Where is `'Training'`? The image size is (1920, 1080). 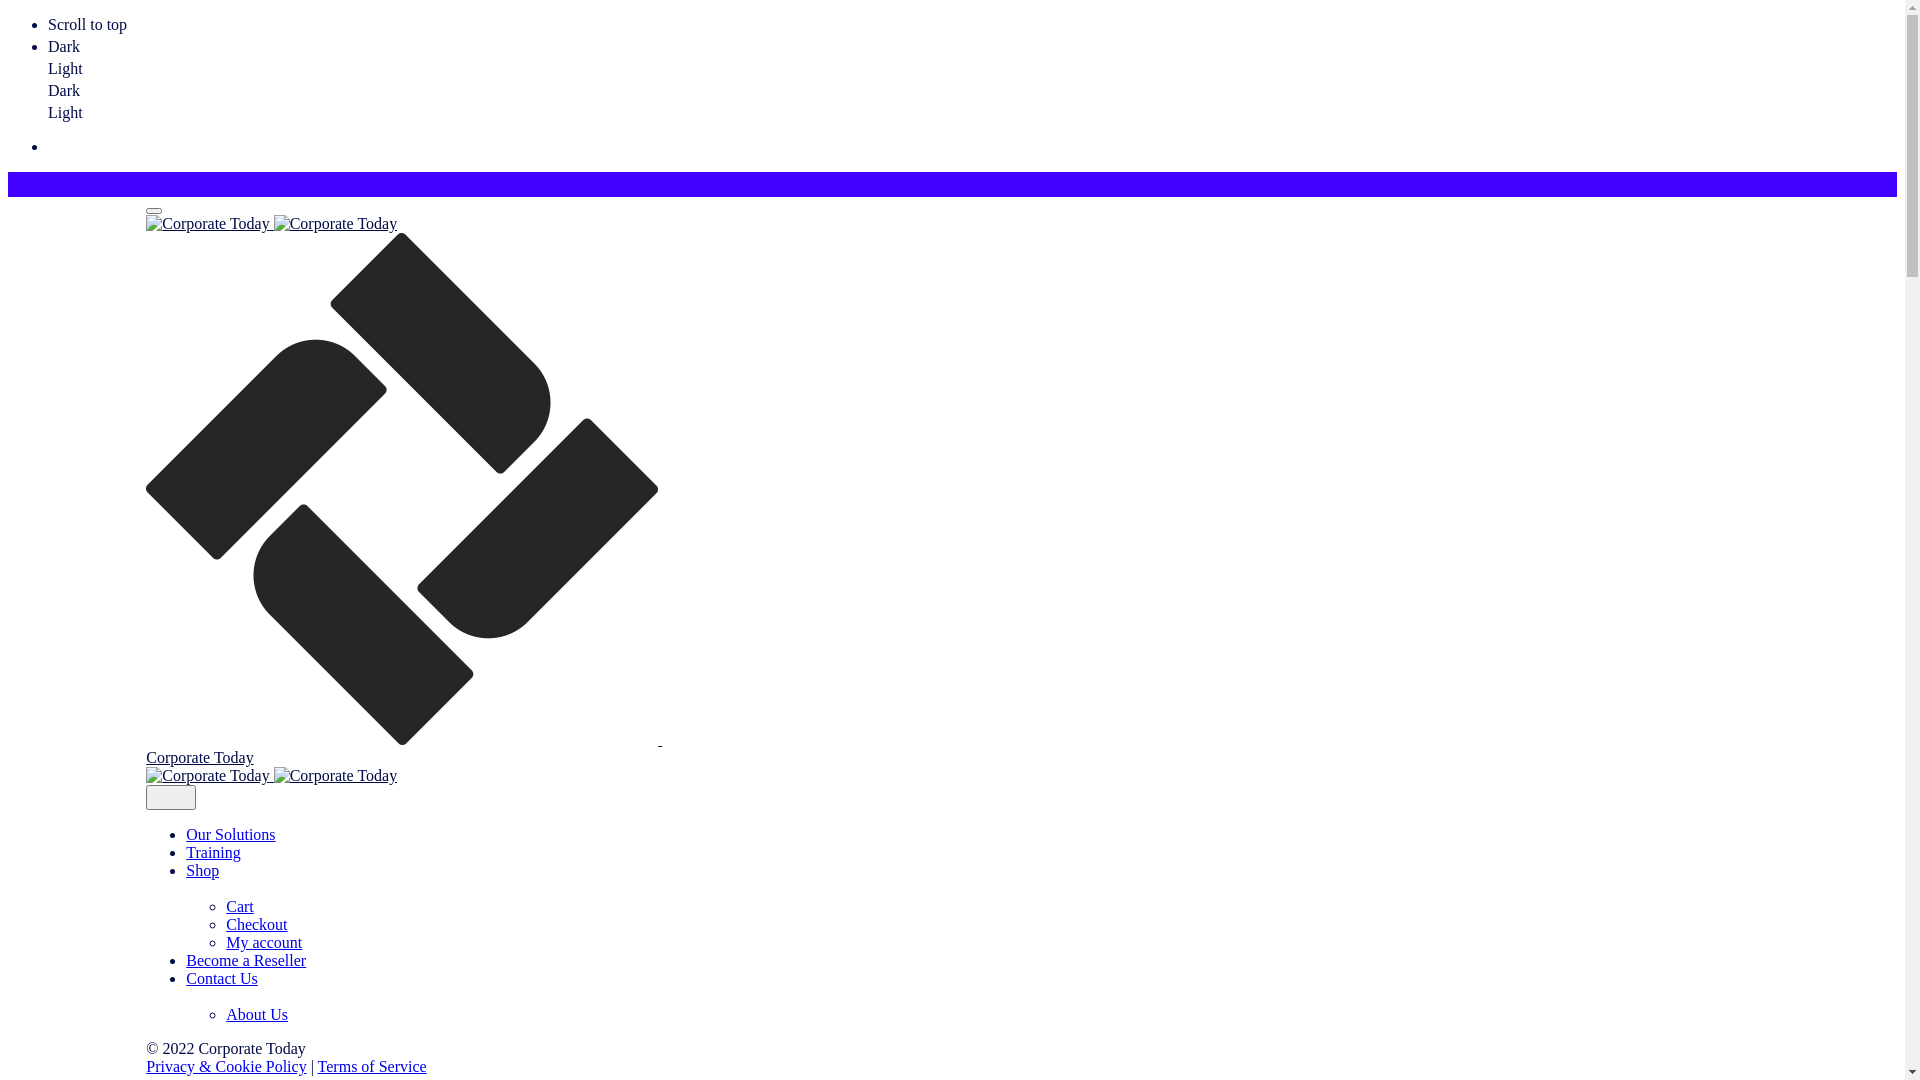 'Training' is located at coordinates (213, 852).